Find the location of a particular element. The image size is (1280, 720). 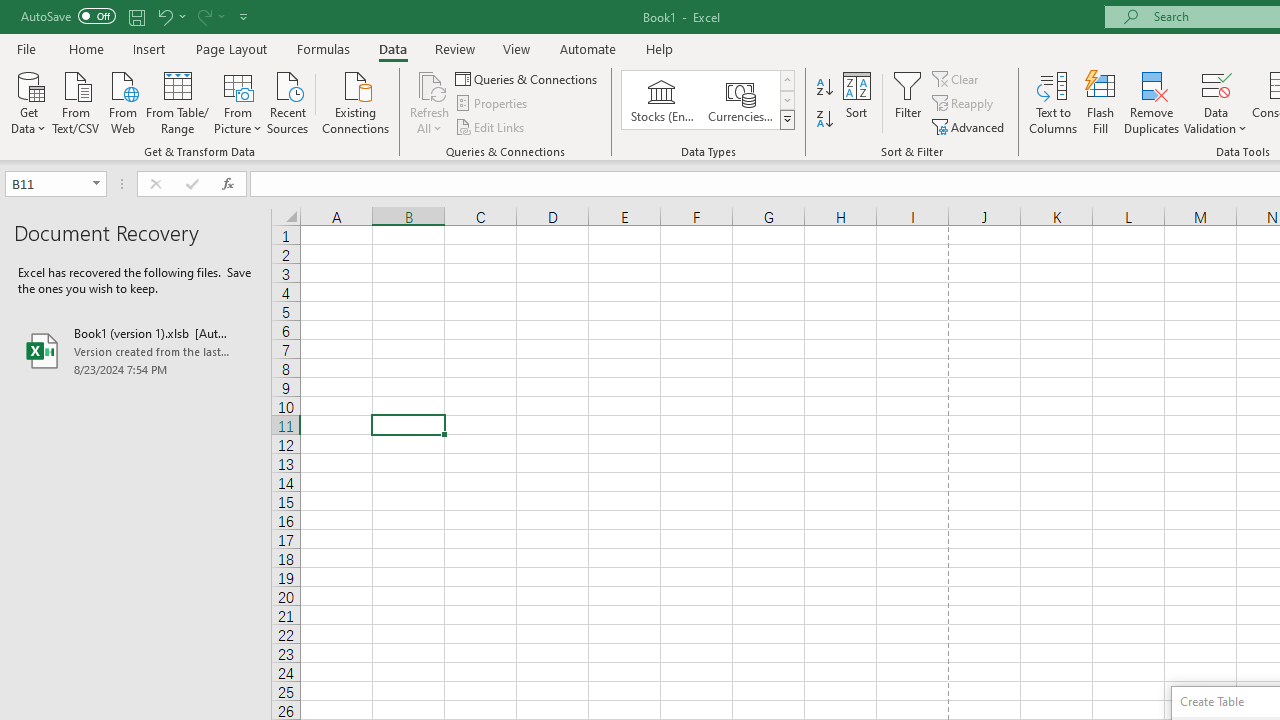

'Clear' is located at coordinates (956, 78).